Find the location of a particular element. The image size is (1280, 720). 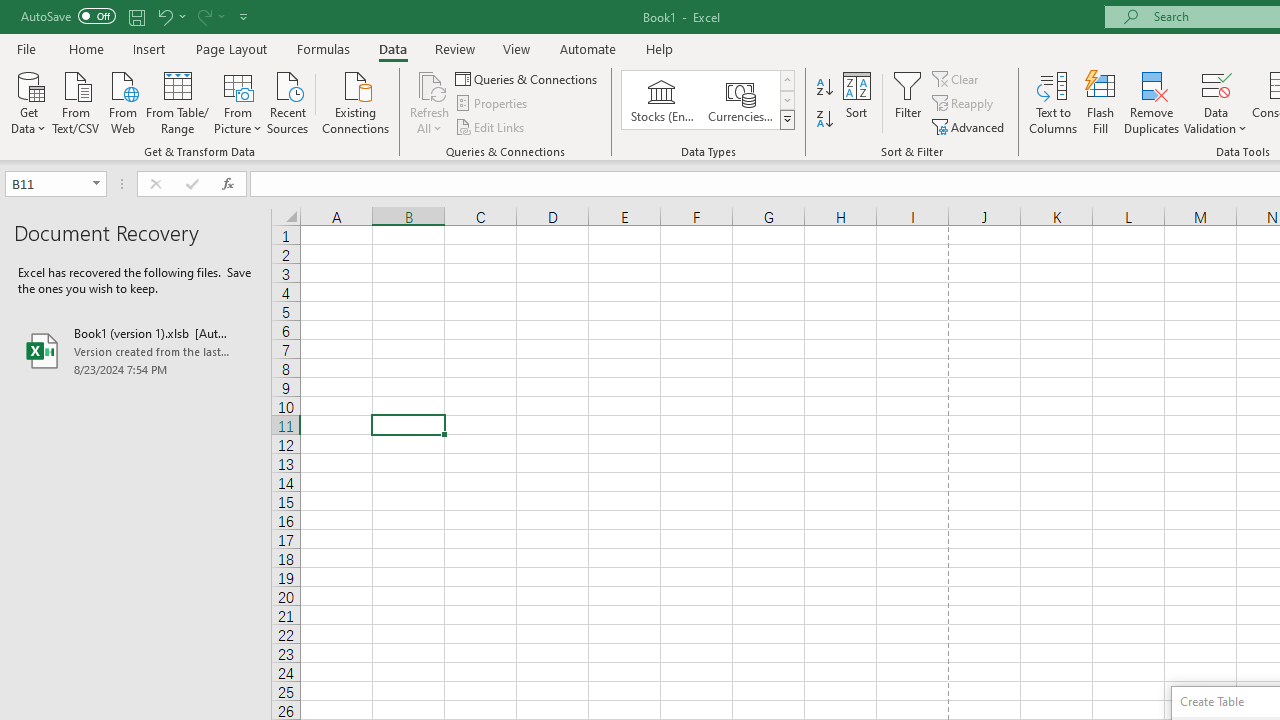

'Clear' is located at coordinates (956, 78).